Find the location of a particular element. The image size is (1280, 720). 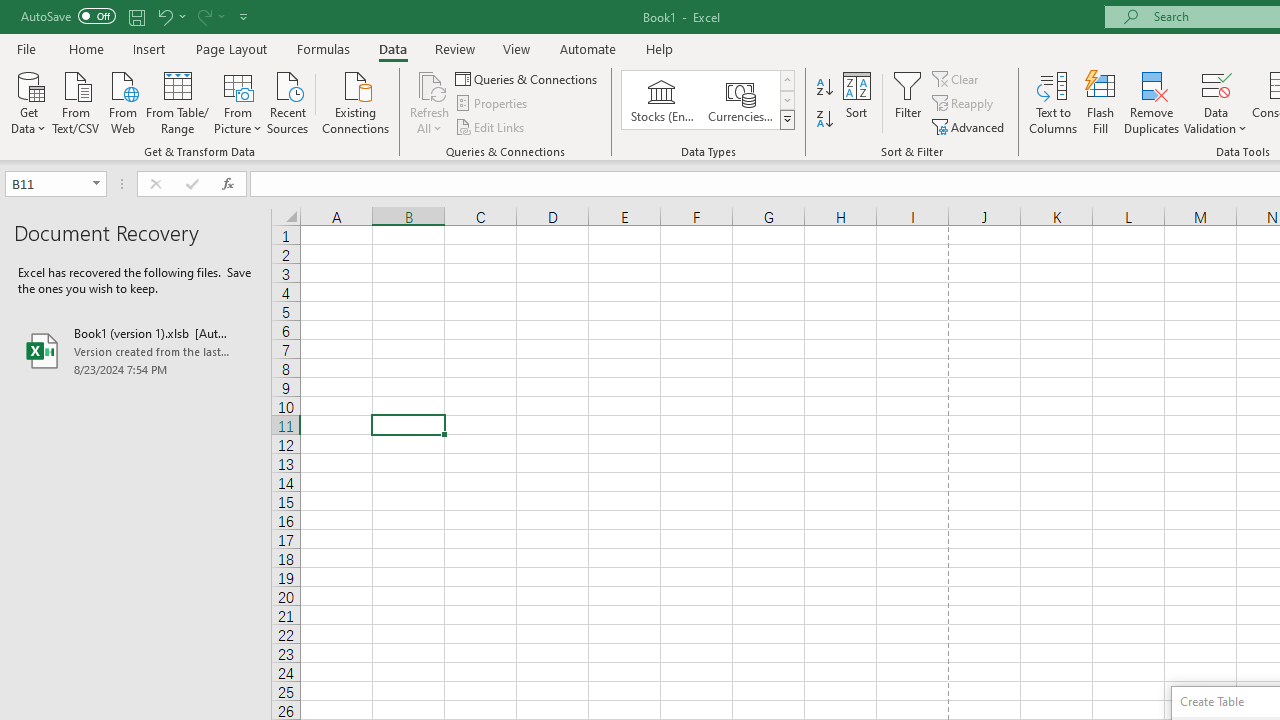

'Clear' is located at coordinates (956, 78).